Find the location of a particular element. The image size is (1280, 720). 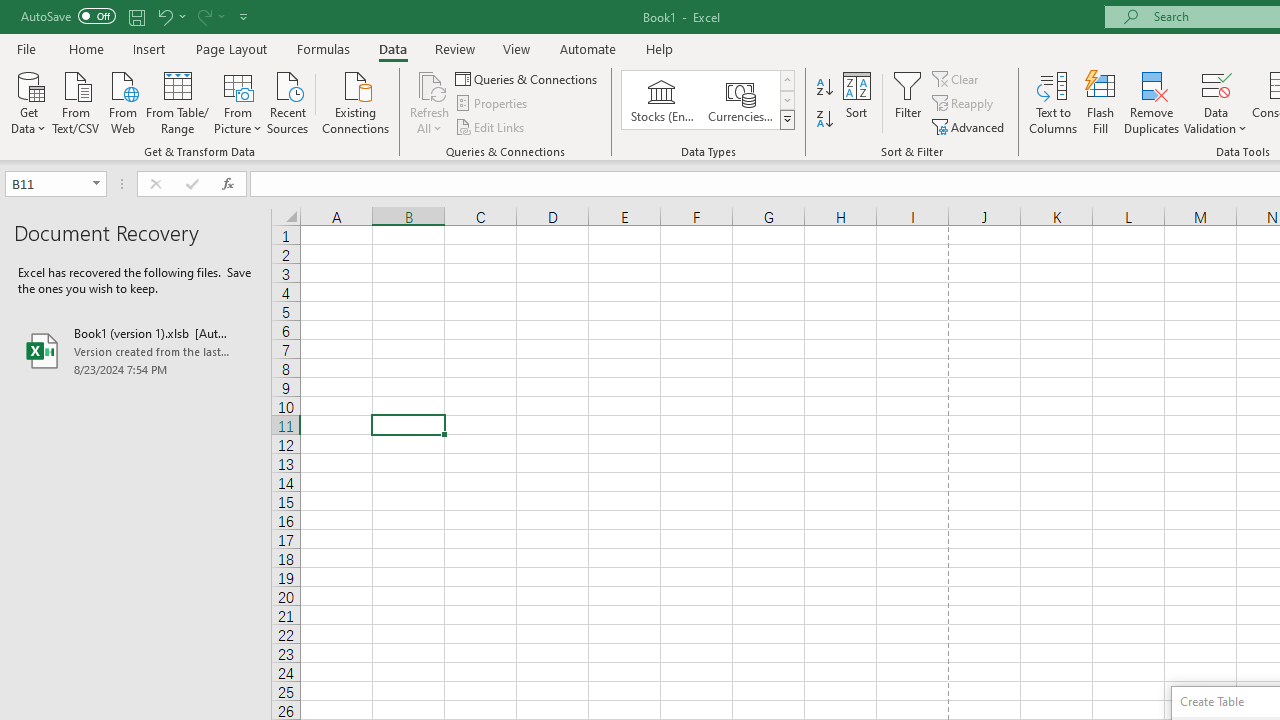

'Clear' is located at coordinates (956, 78).